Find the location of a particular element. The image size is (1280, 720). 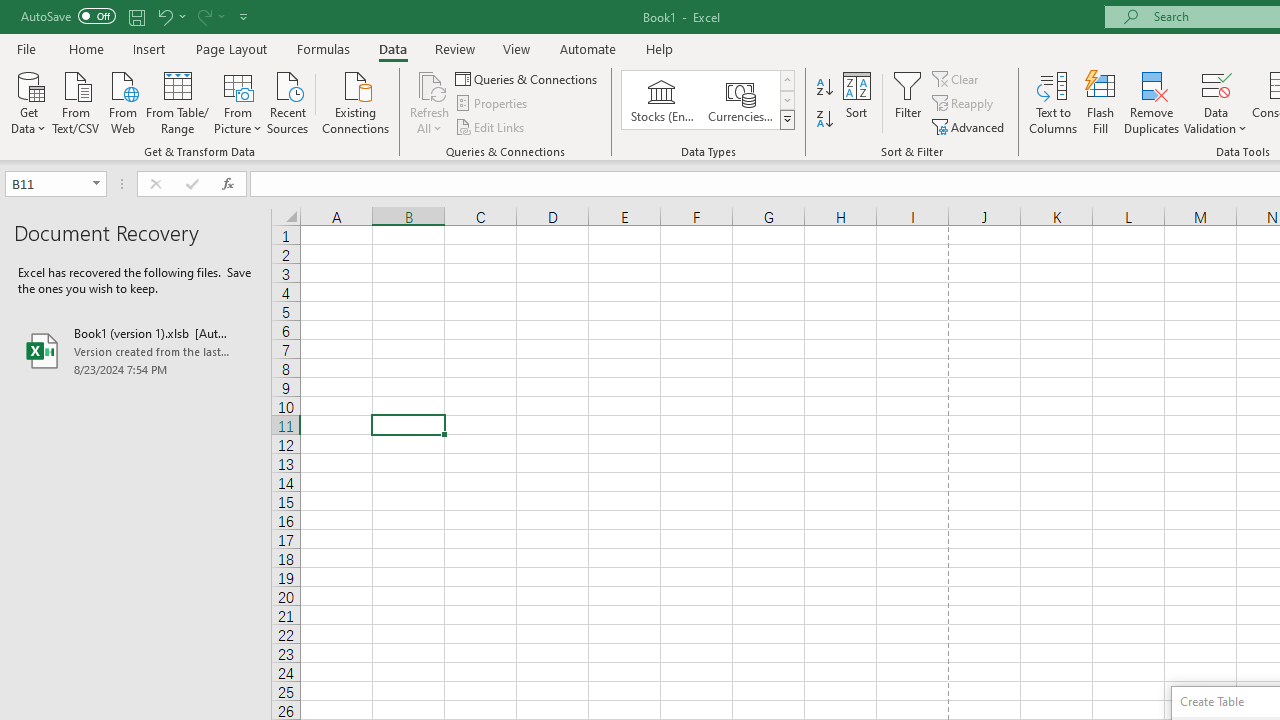

'Clear' is located at coordinates (956, 78).